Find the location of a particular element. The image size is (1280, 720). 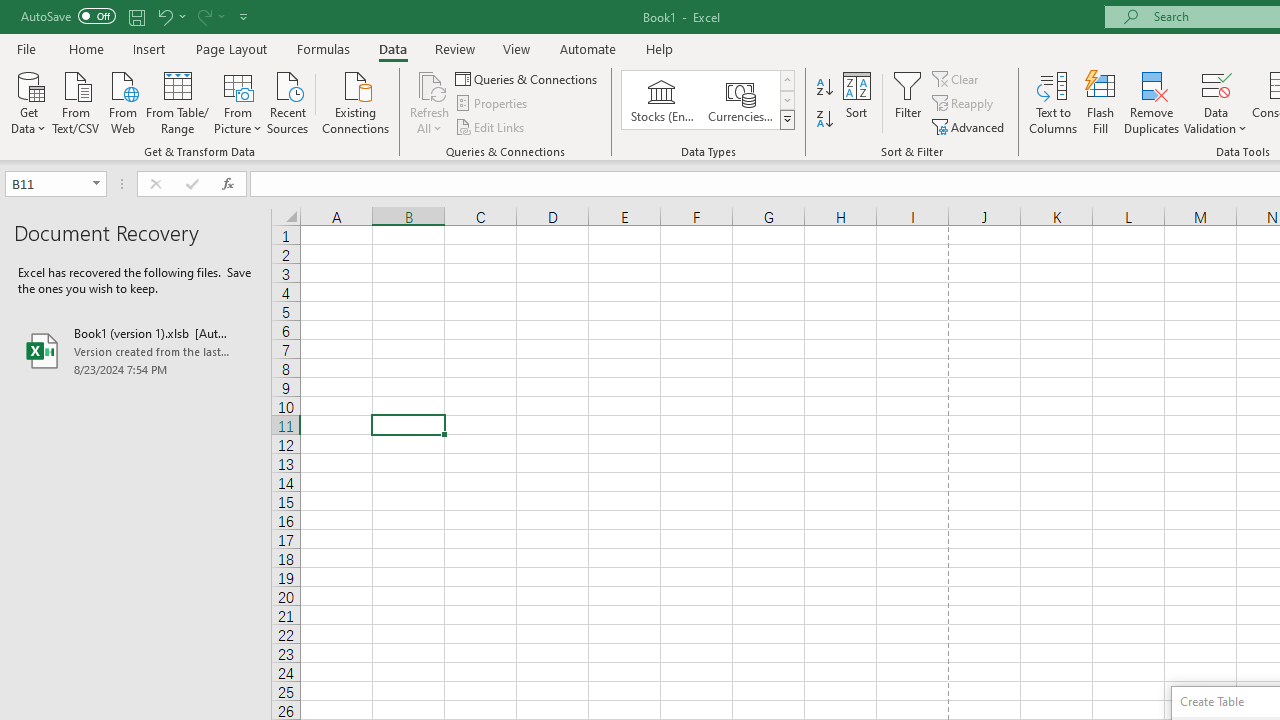

'Clear' is located at coordinates (956, 78).